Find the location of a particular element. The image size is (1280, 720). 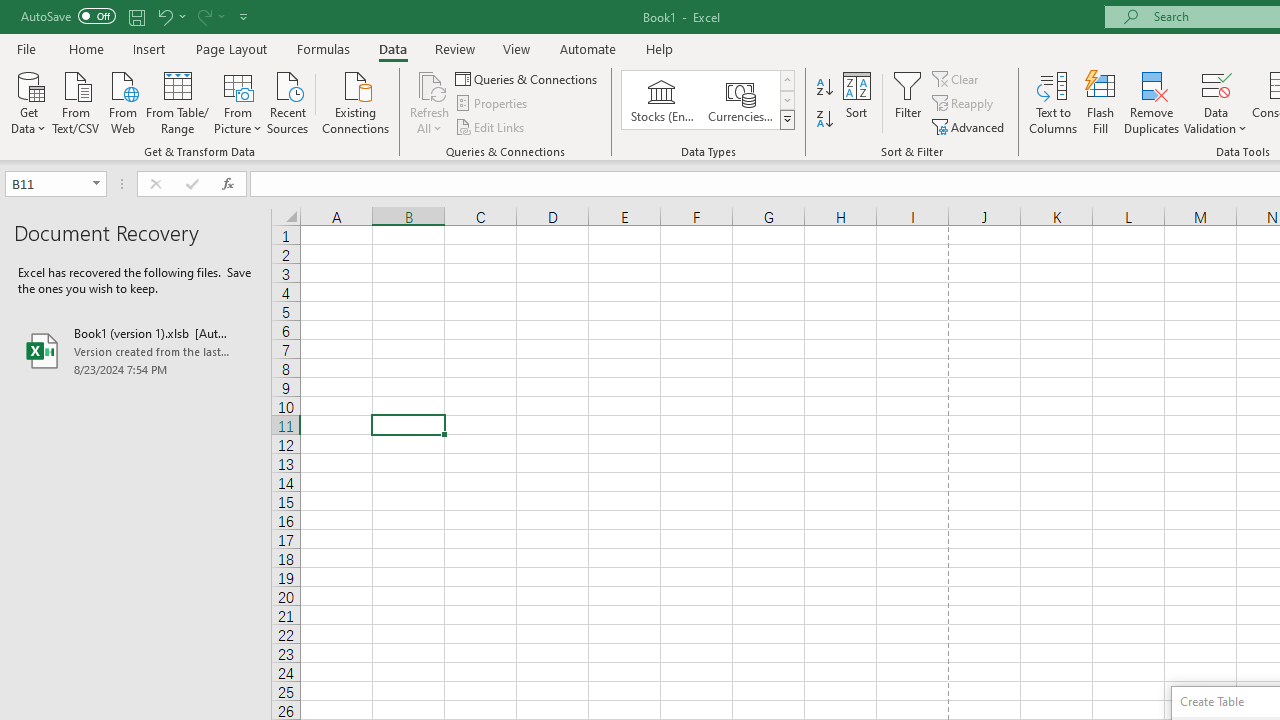

'Clear' is located at coordinates (956, 78).